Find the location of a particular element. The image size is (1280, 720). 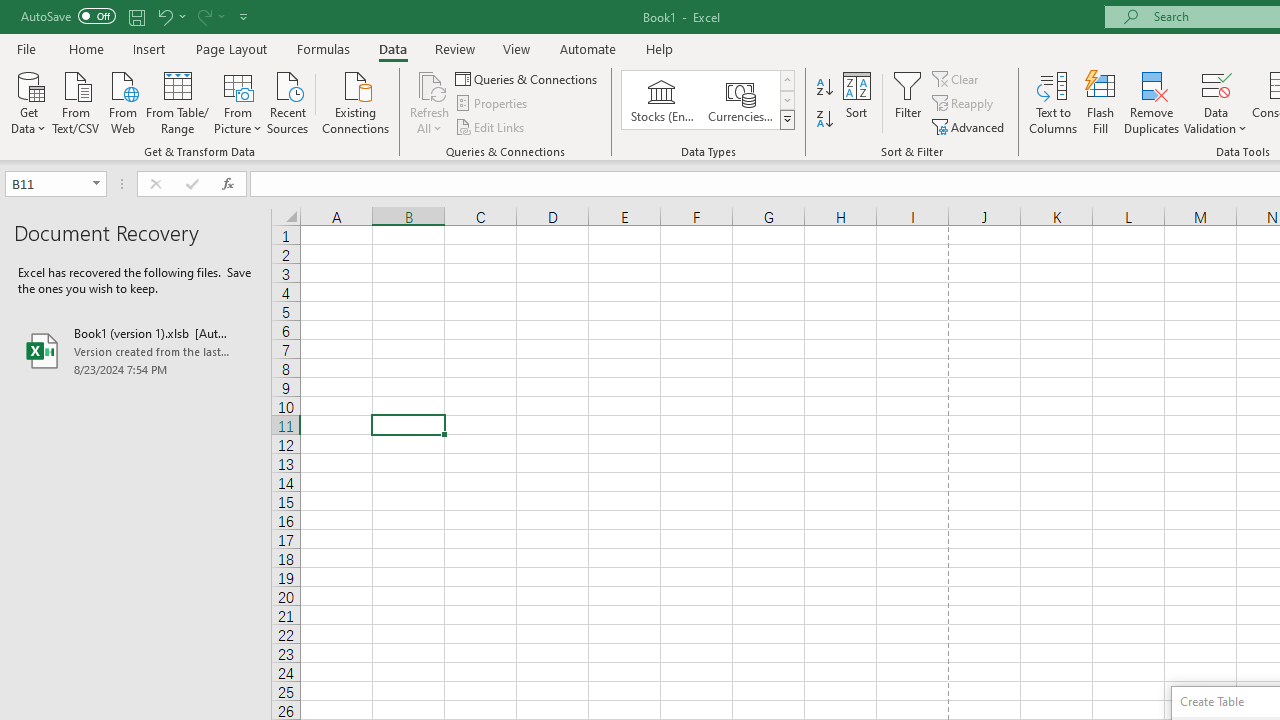

'Clear' is located at coordinates (956, 78).